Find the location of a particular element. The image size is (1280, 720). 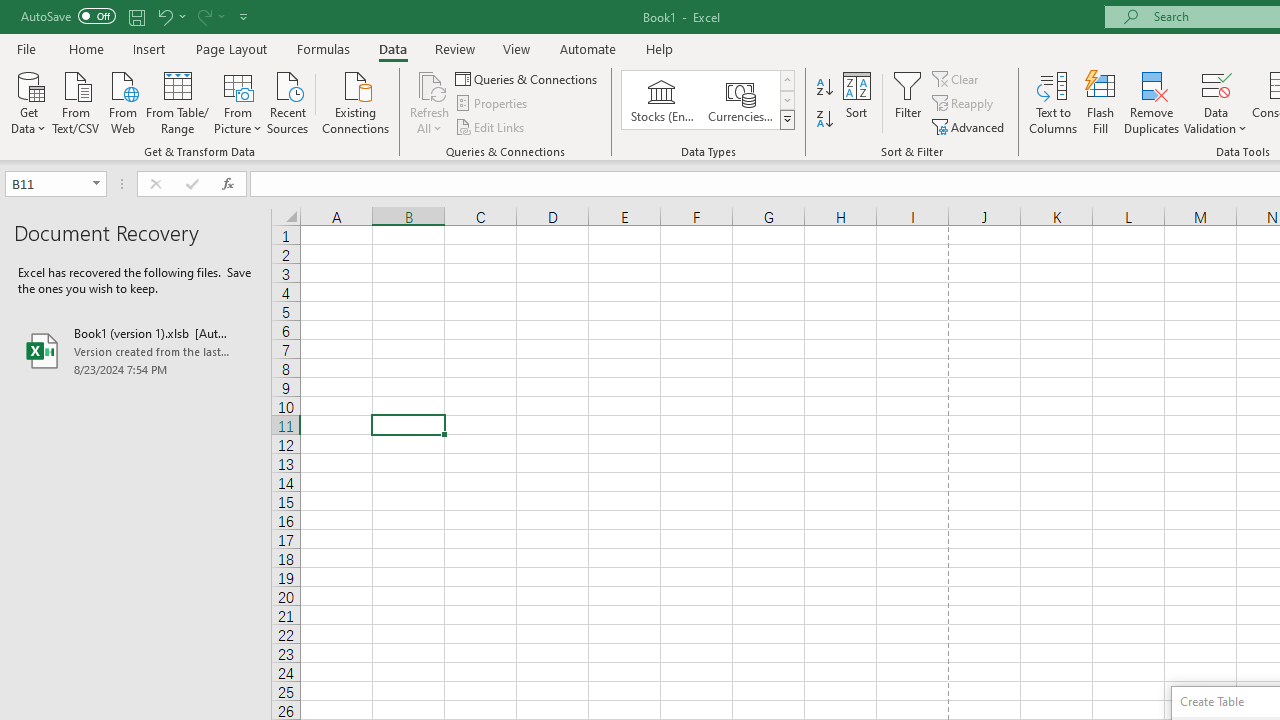

'Clear' is located at coordinates (956, 78).